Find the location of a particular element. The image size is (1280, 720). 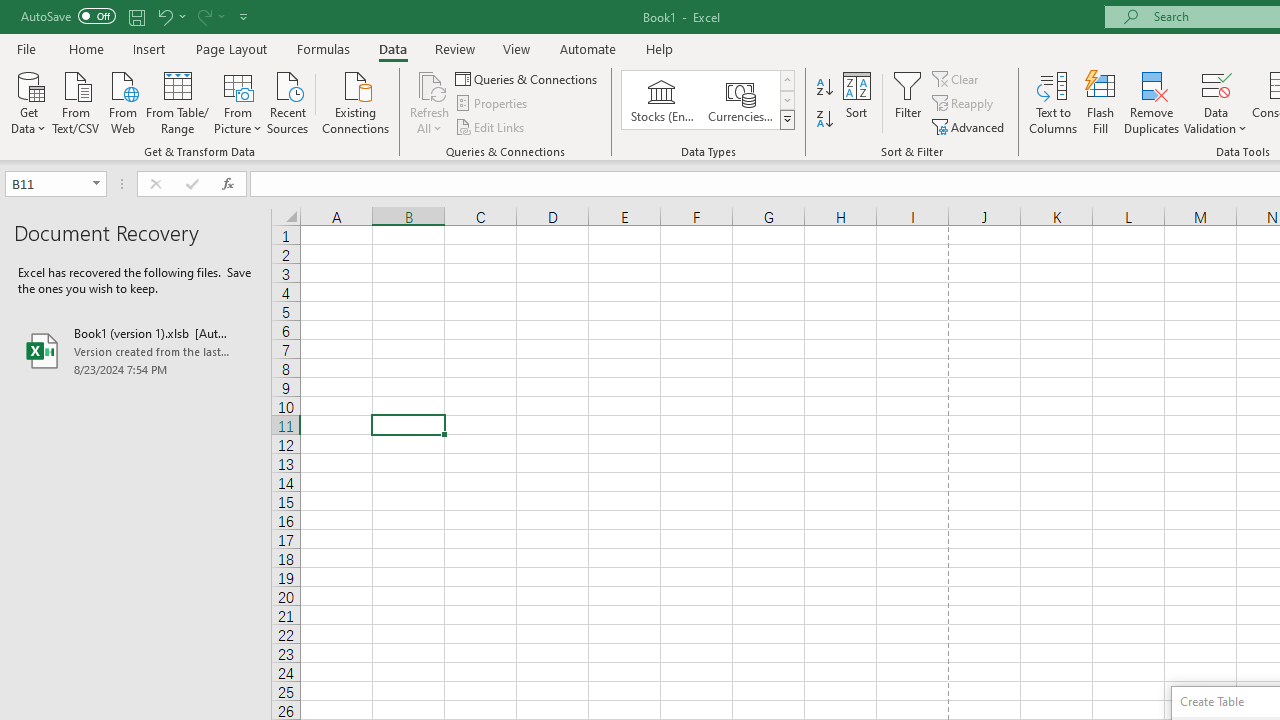

'Clear' is located at coordinates (956, 78).